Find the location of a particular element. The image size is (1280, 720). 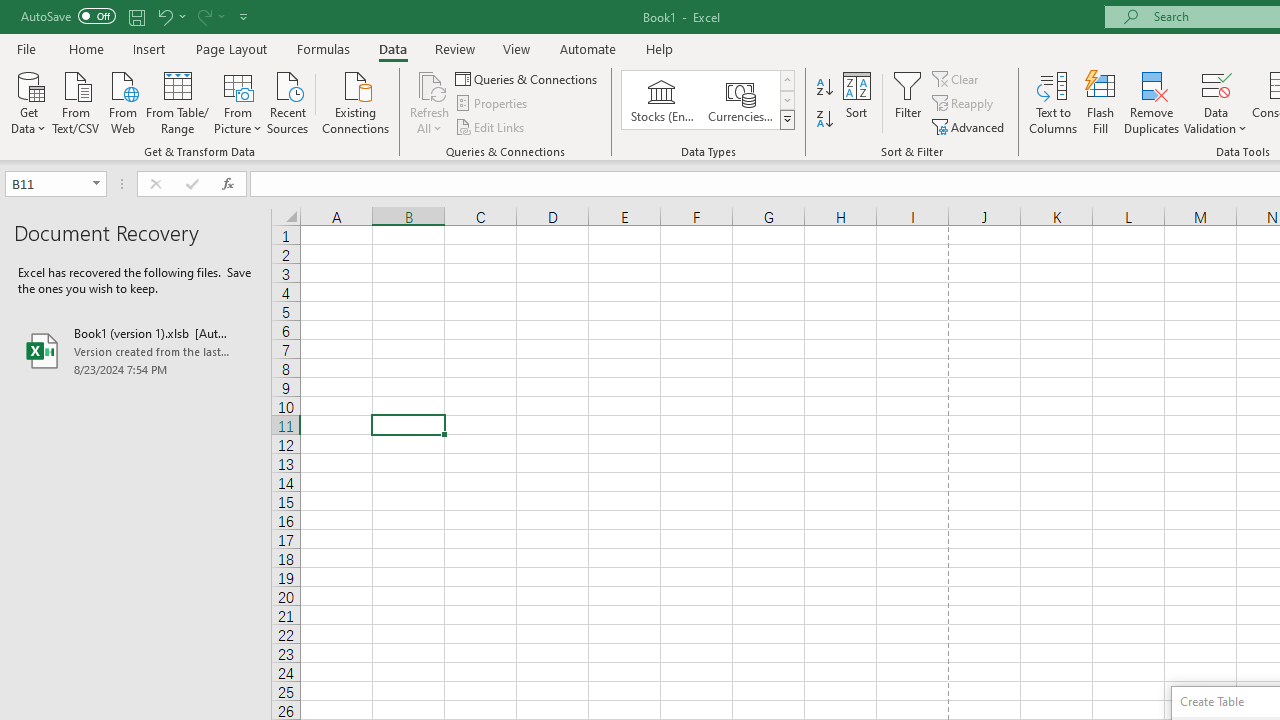

'Clear' is located at coordinates (956, 78).